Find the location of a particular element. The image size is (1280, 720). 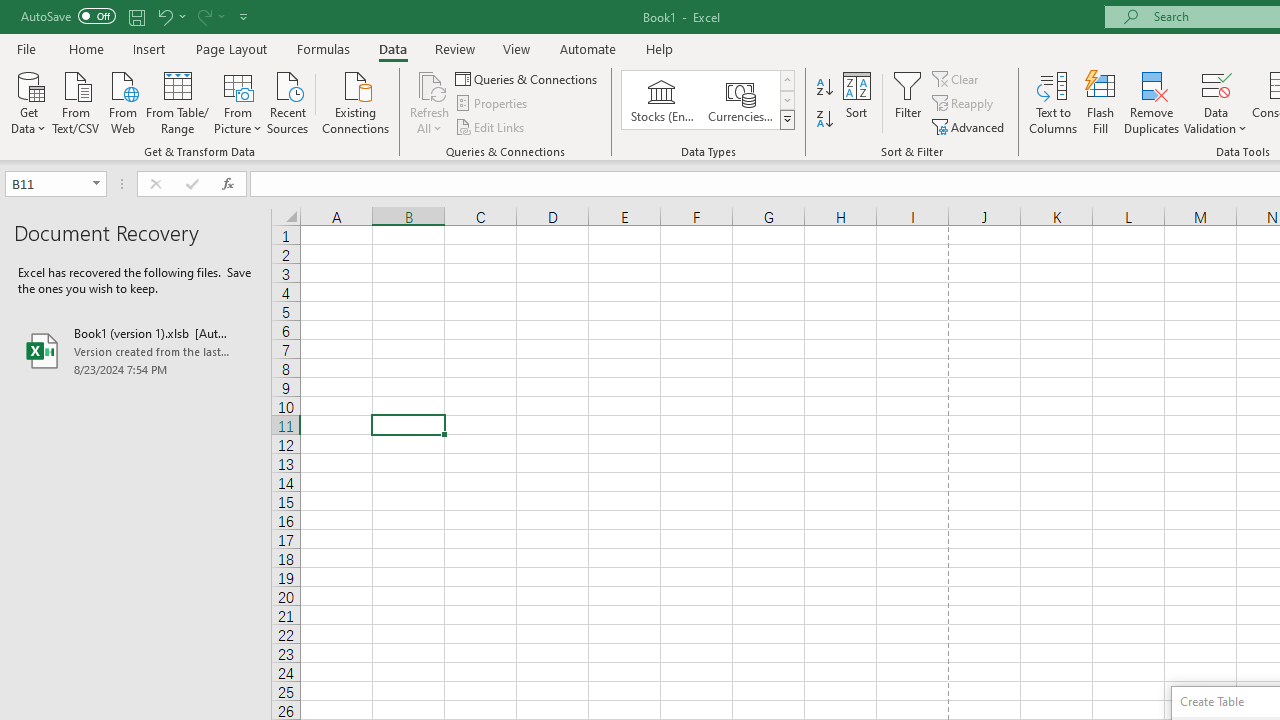

'Clear' is located at coordinates (956, 78).